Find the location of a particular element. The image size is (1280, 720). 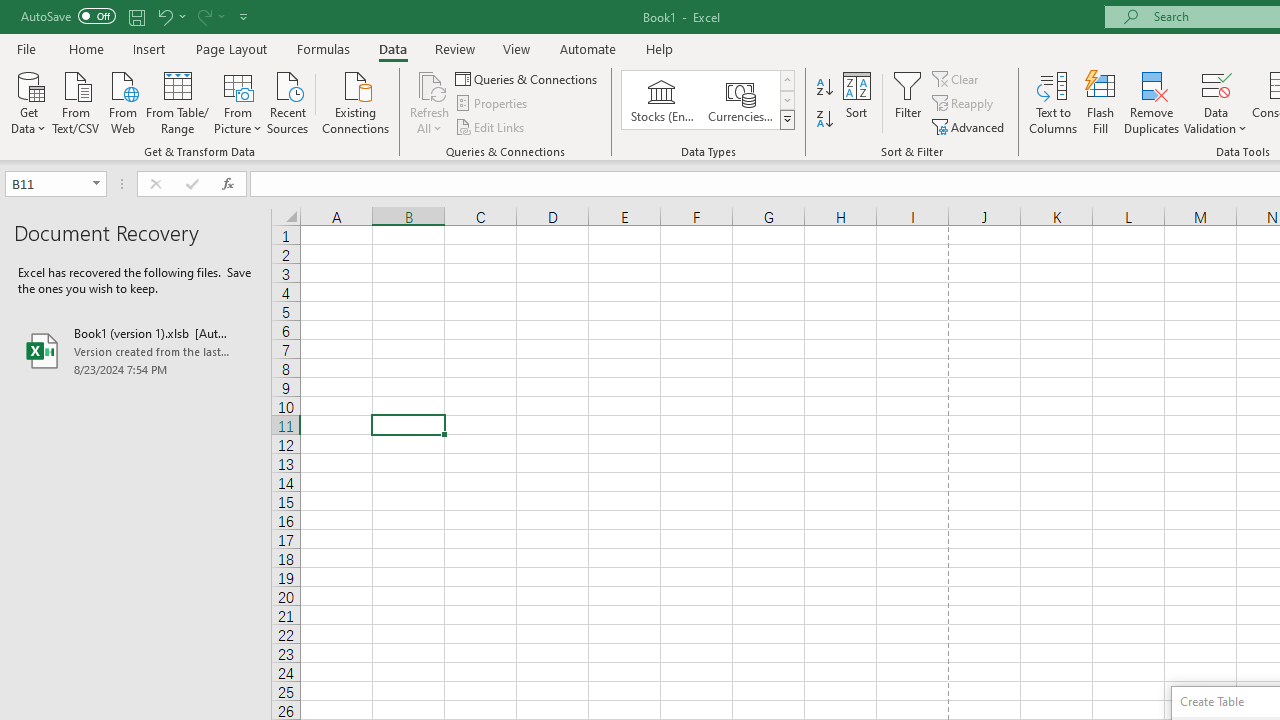

'Clear' is located at coordinates (956, 78).